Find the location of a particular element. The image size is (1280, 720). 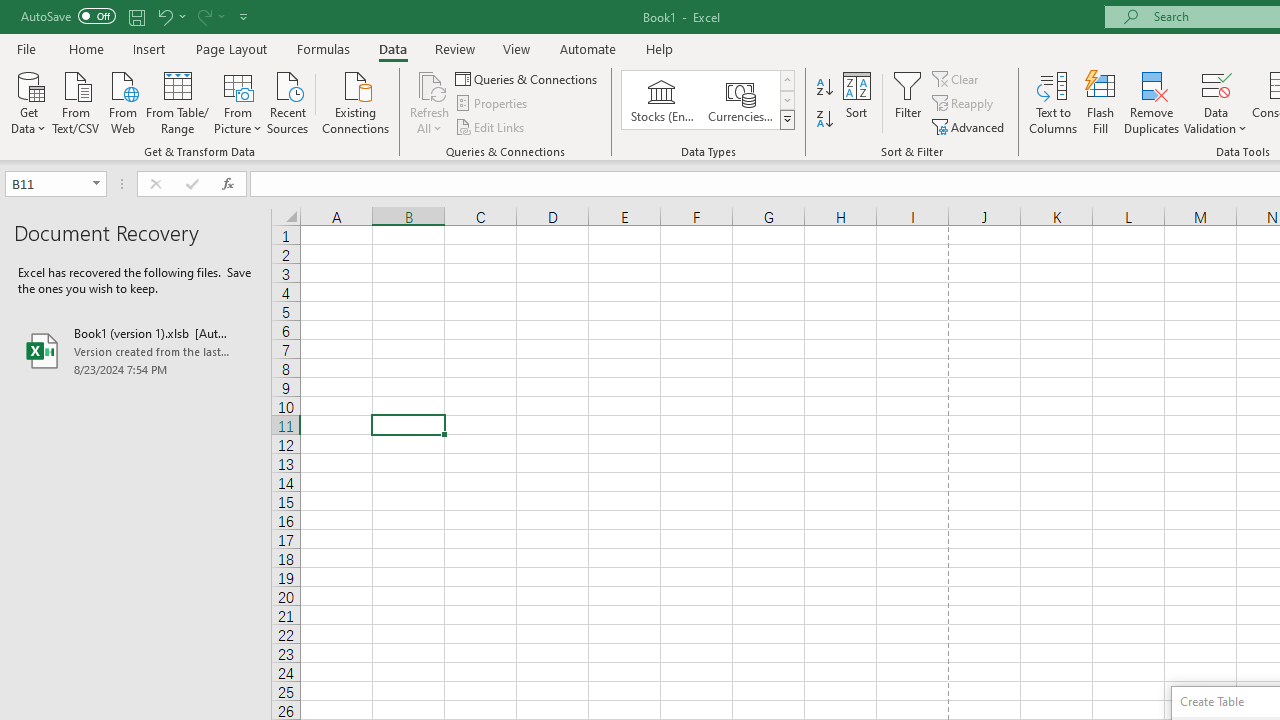

'Clear' is located at coordinates (956, 78).